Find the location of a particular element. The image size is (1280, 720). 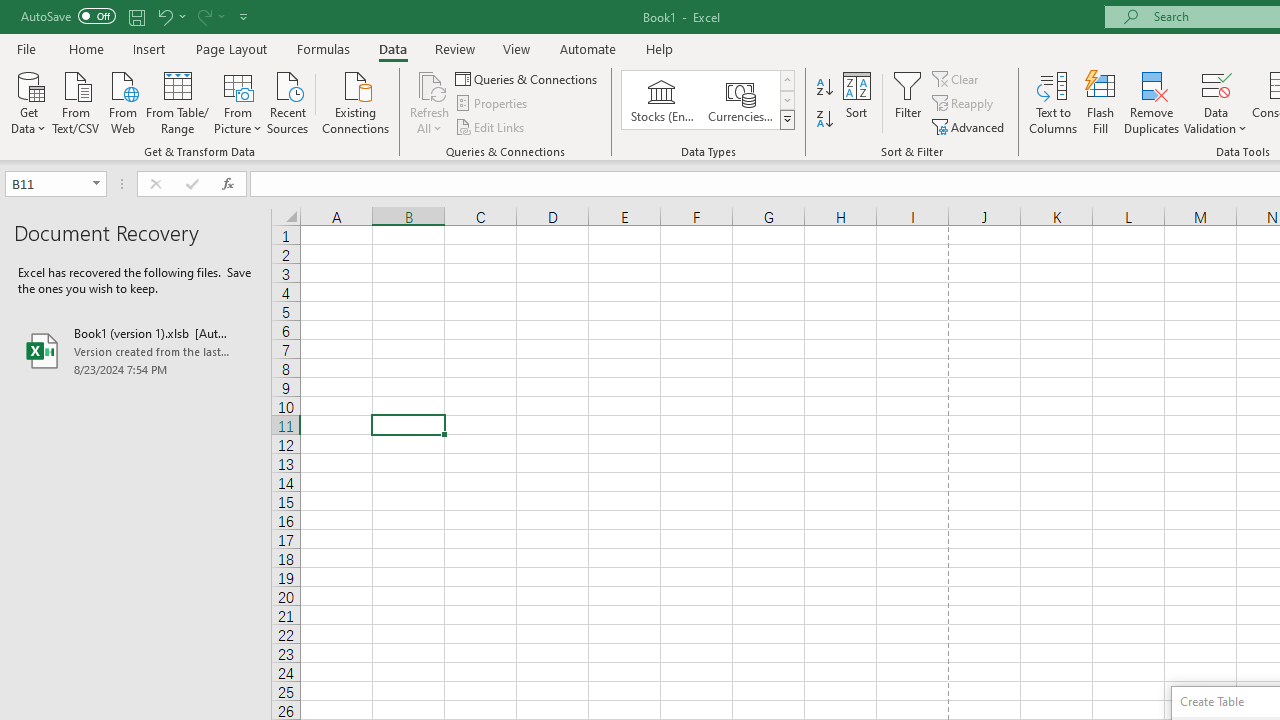

'Clear' is located at coordinates (956, 78).